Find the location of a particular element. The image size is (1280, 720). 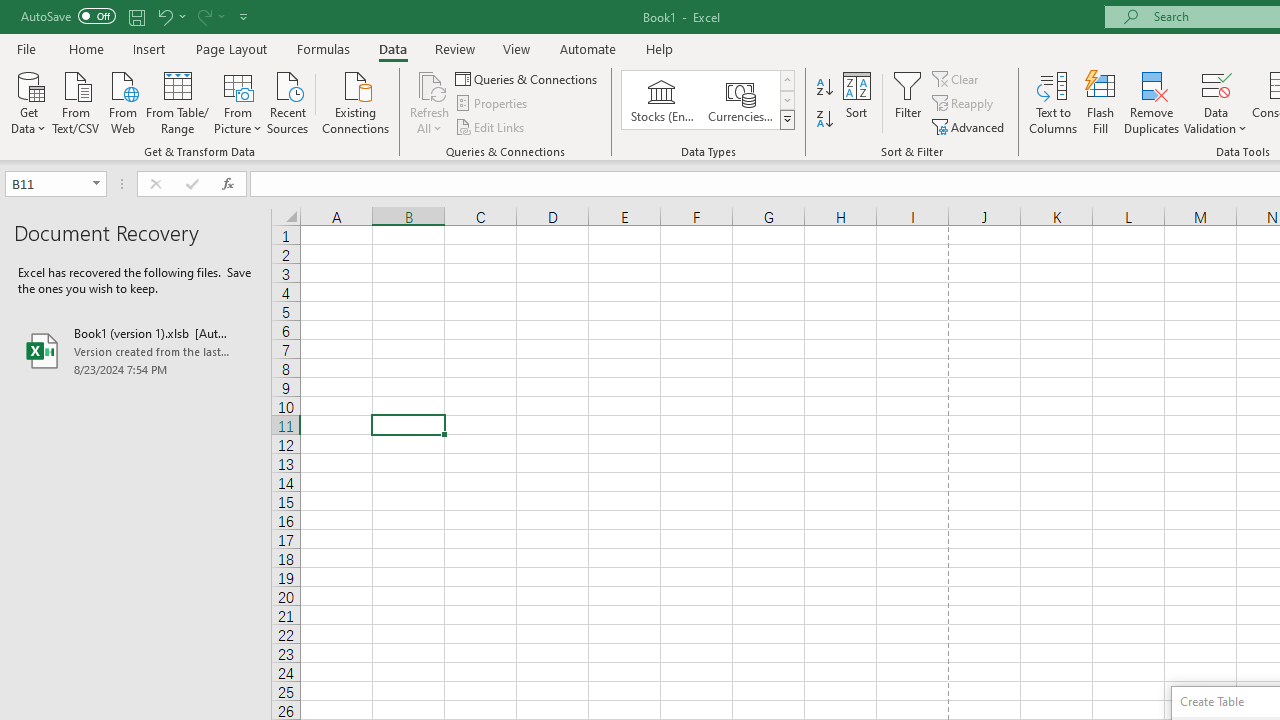

'Clear' is located at coordinates (956, 78).